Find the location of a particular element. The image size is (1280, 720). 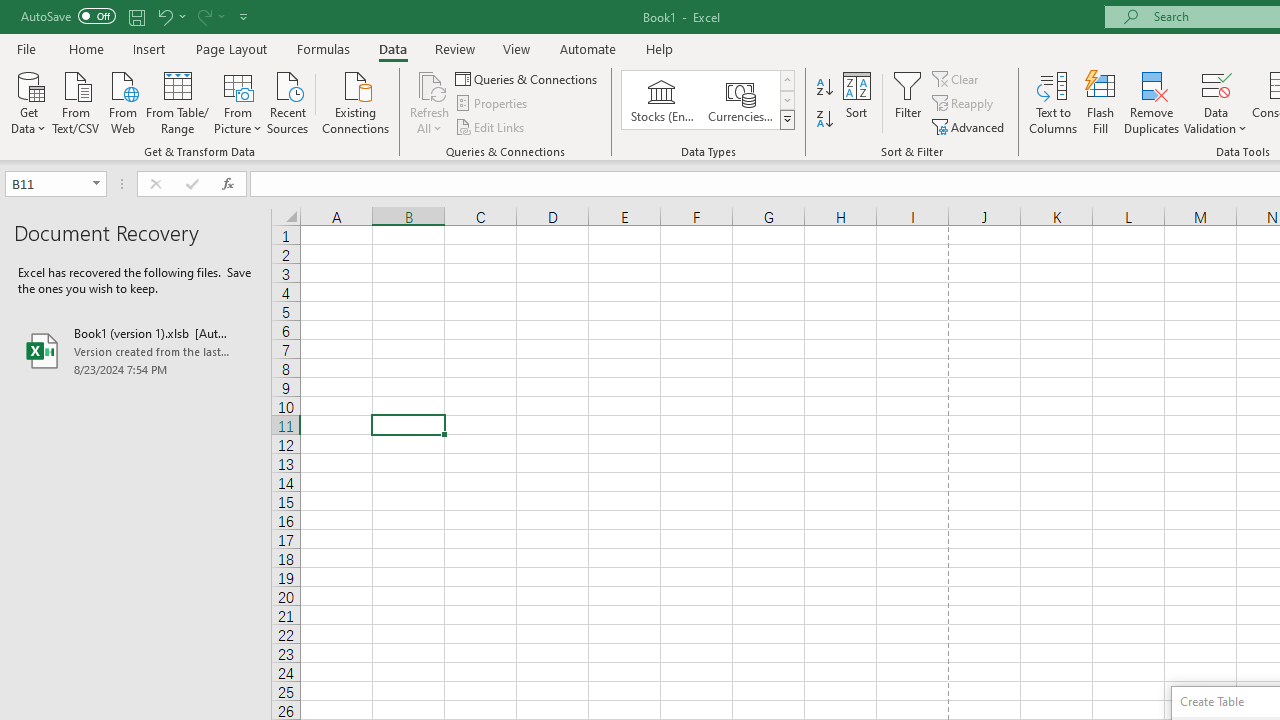

'Clear' is located at coordinates (956, 78).